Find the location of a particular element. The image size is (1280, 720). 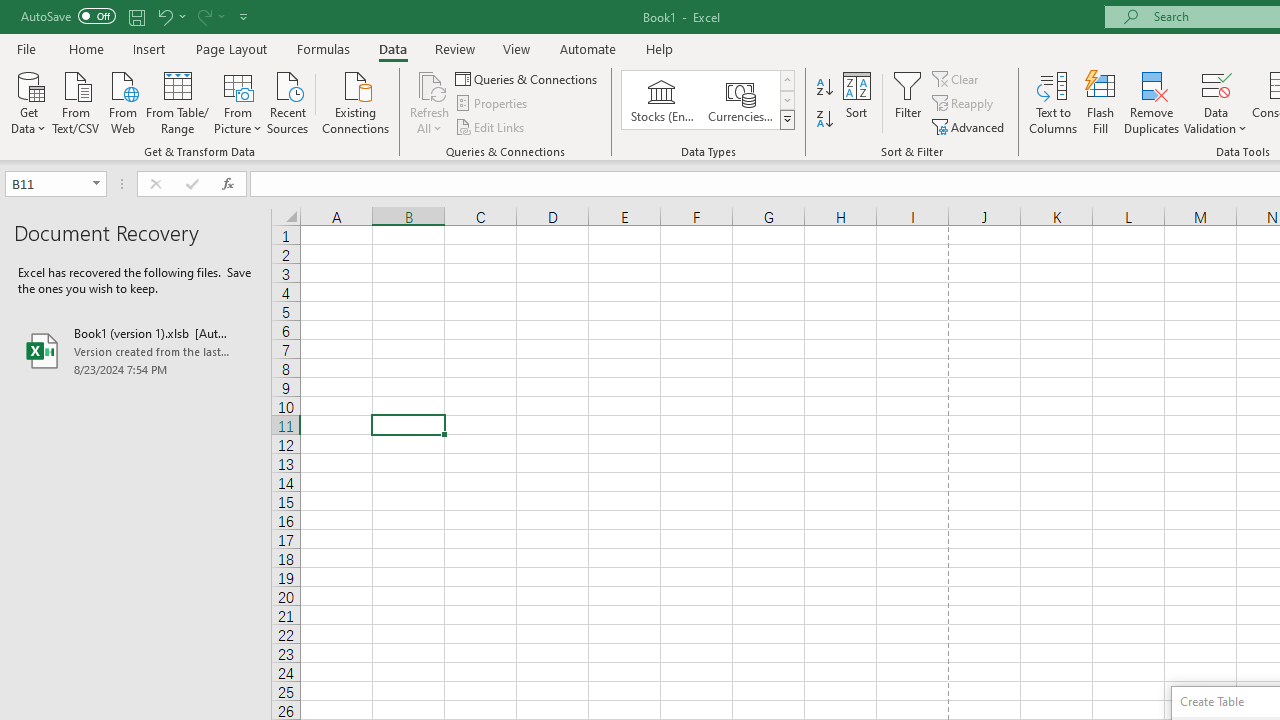

'Clear' is located at coordinates (956, 78).